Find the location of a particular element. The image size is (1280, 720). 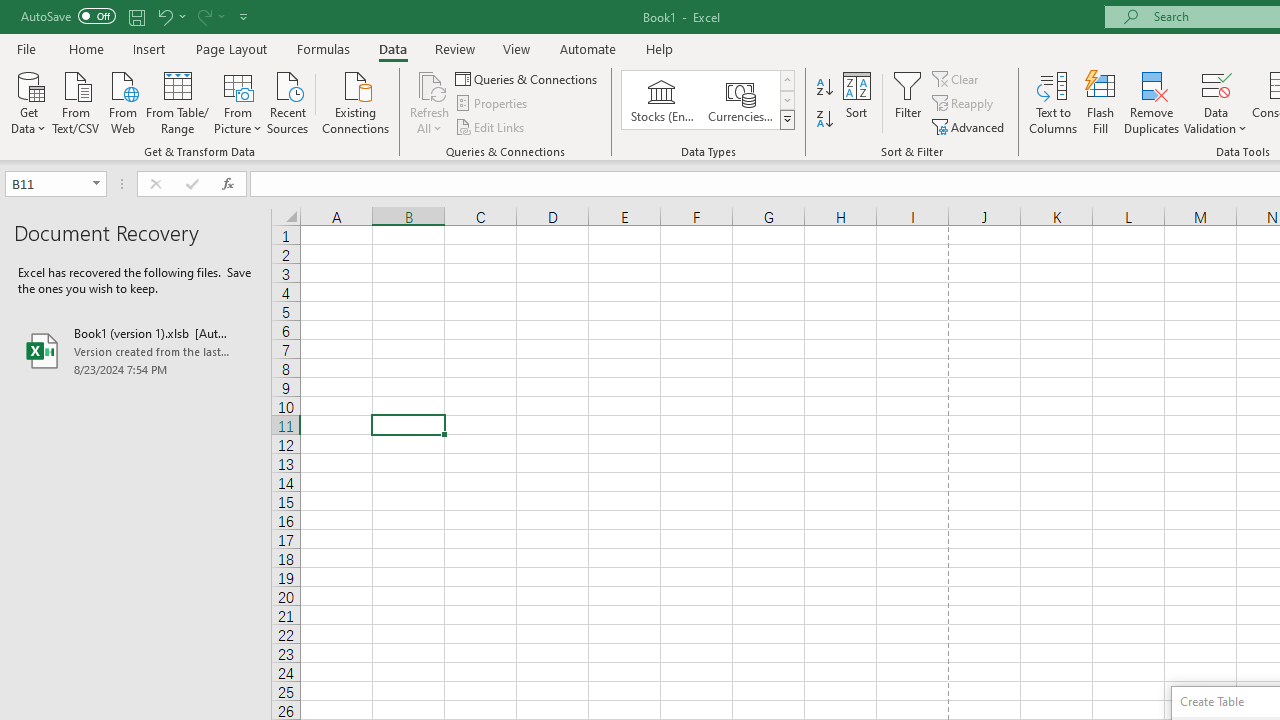

'Clear' is located at coordinates (956, 78).